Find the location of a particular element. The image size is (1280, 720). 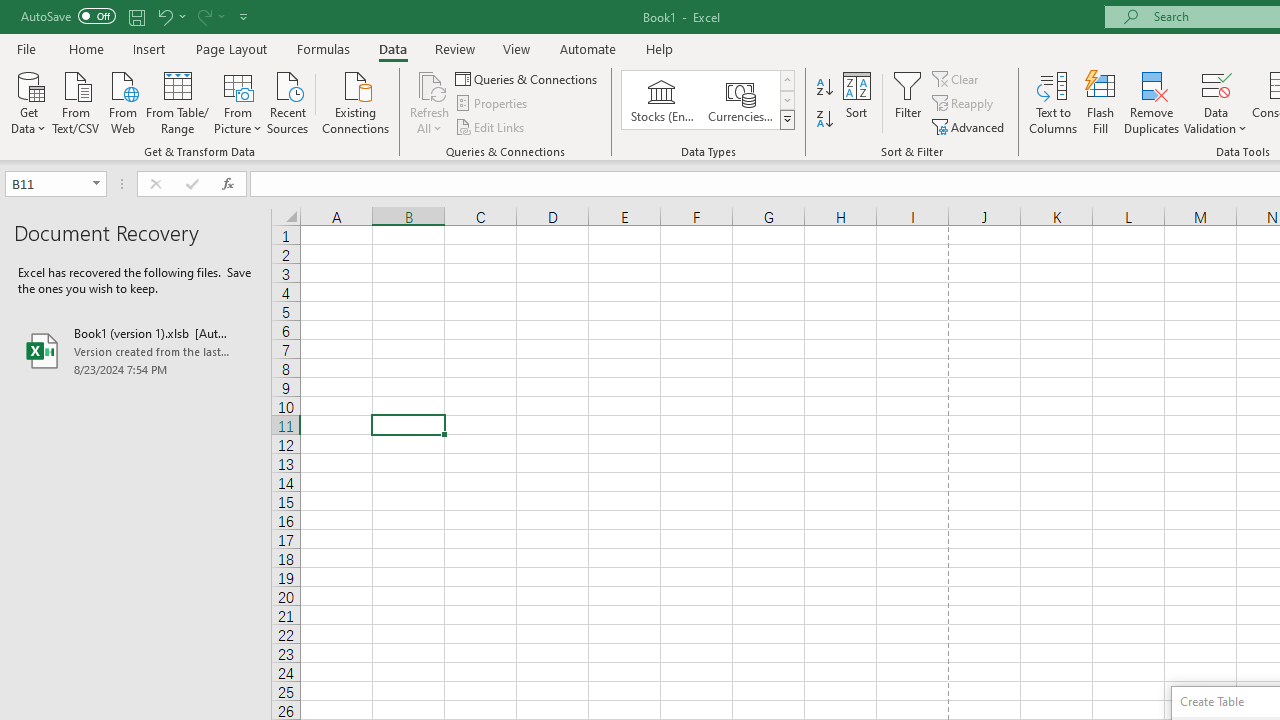

'Clear' is located at coordinates (956, 78).